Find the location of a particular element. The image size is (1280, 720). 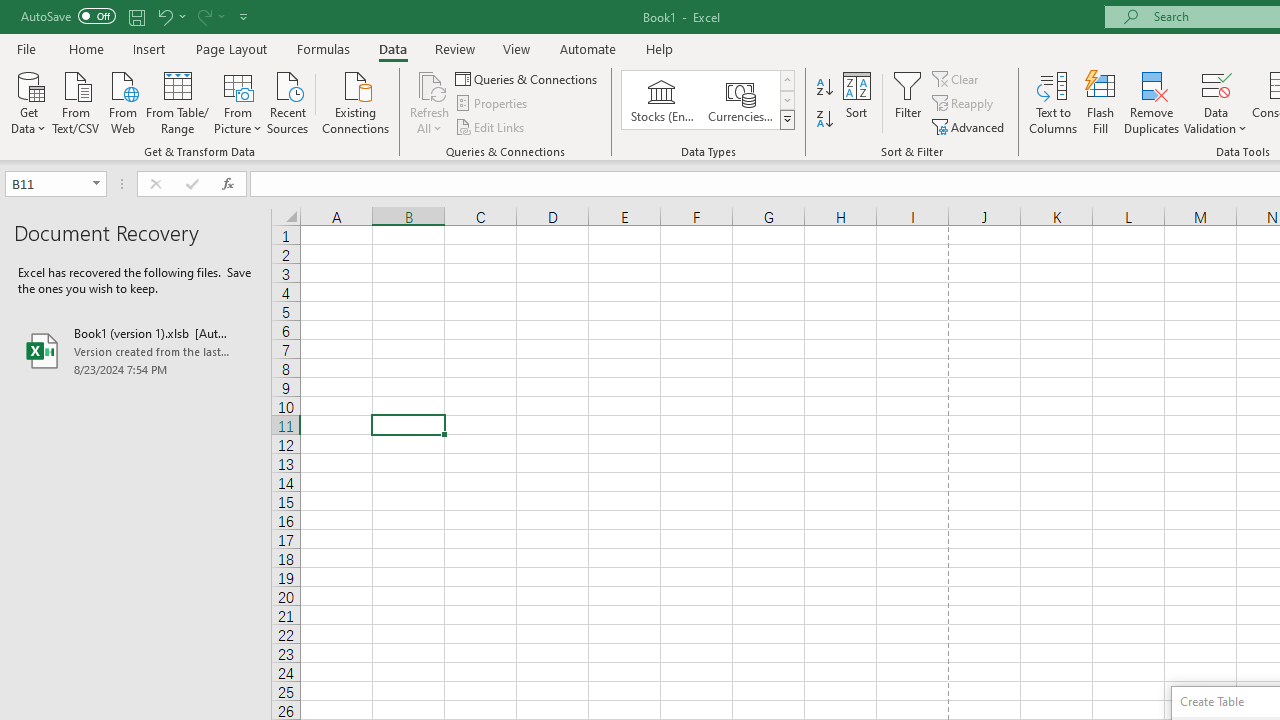

'Clear' is located at coordinates (956, 78).